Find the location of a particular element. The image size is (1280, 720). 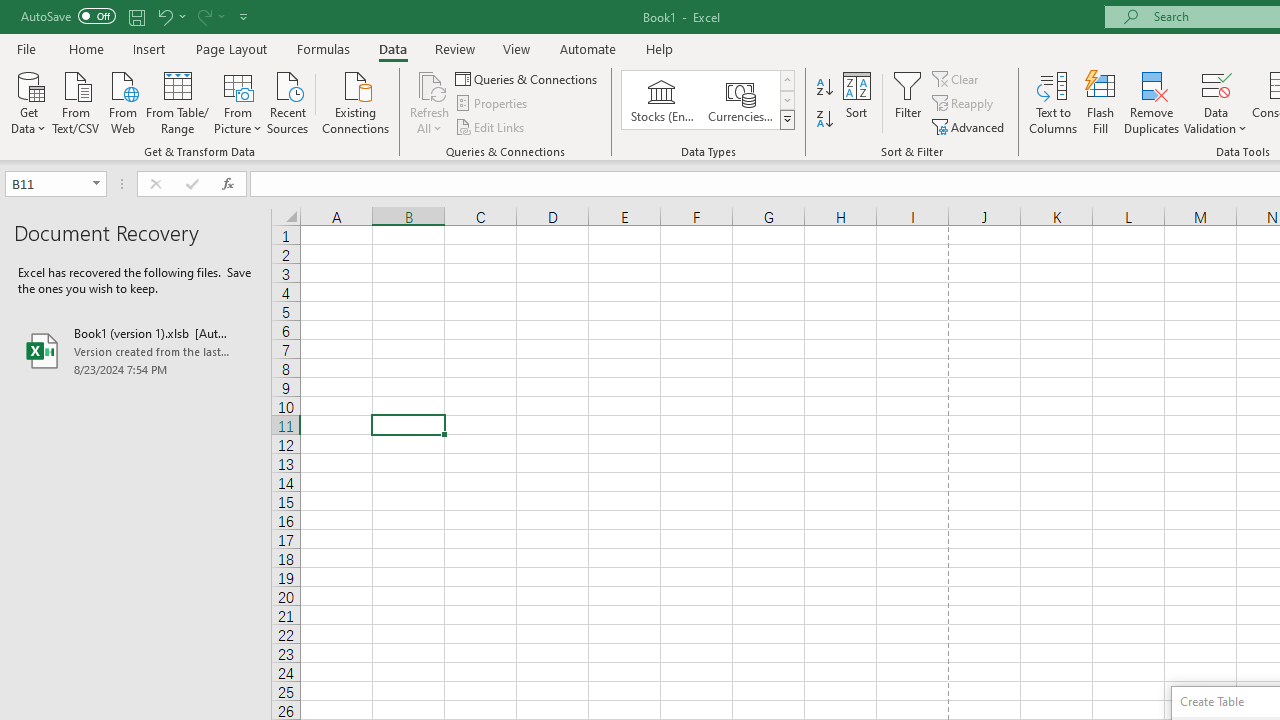

'Clear' is located at coordinates (956, 78).